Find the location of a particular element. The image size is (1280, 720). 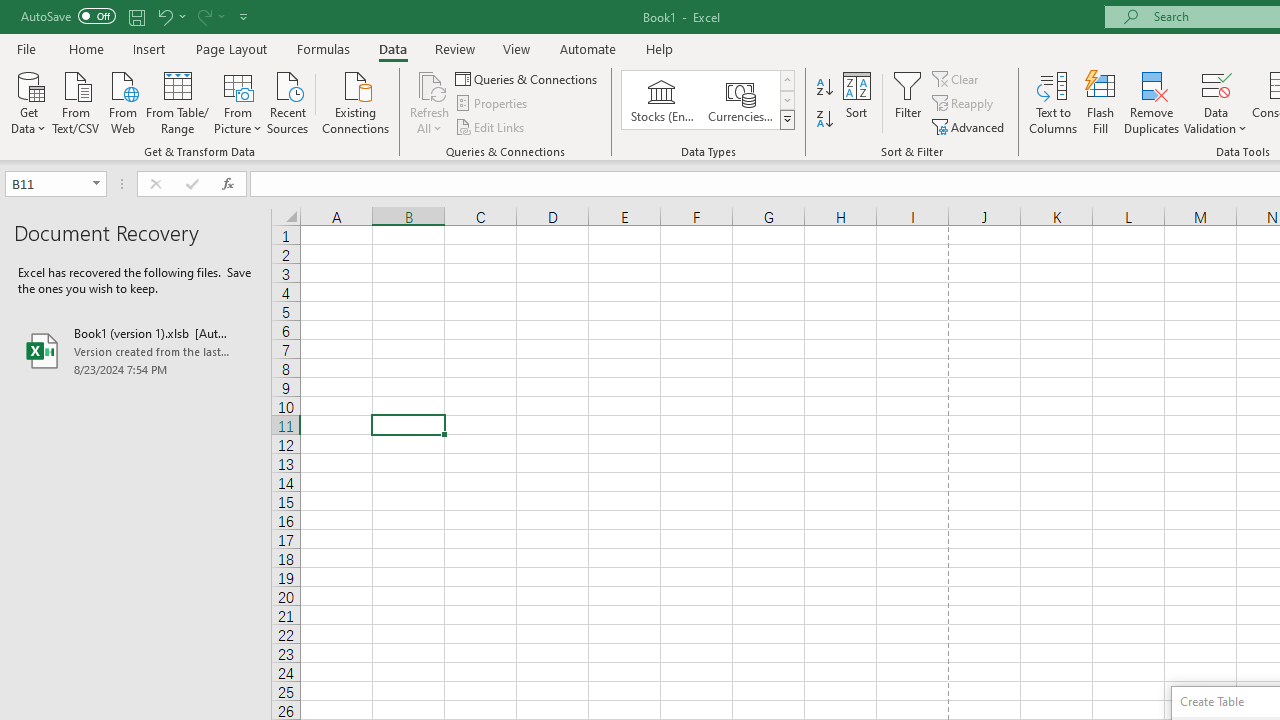

'Clear' is located at coordinates (956, 78).